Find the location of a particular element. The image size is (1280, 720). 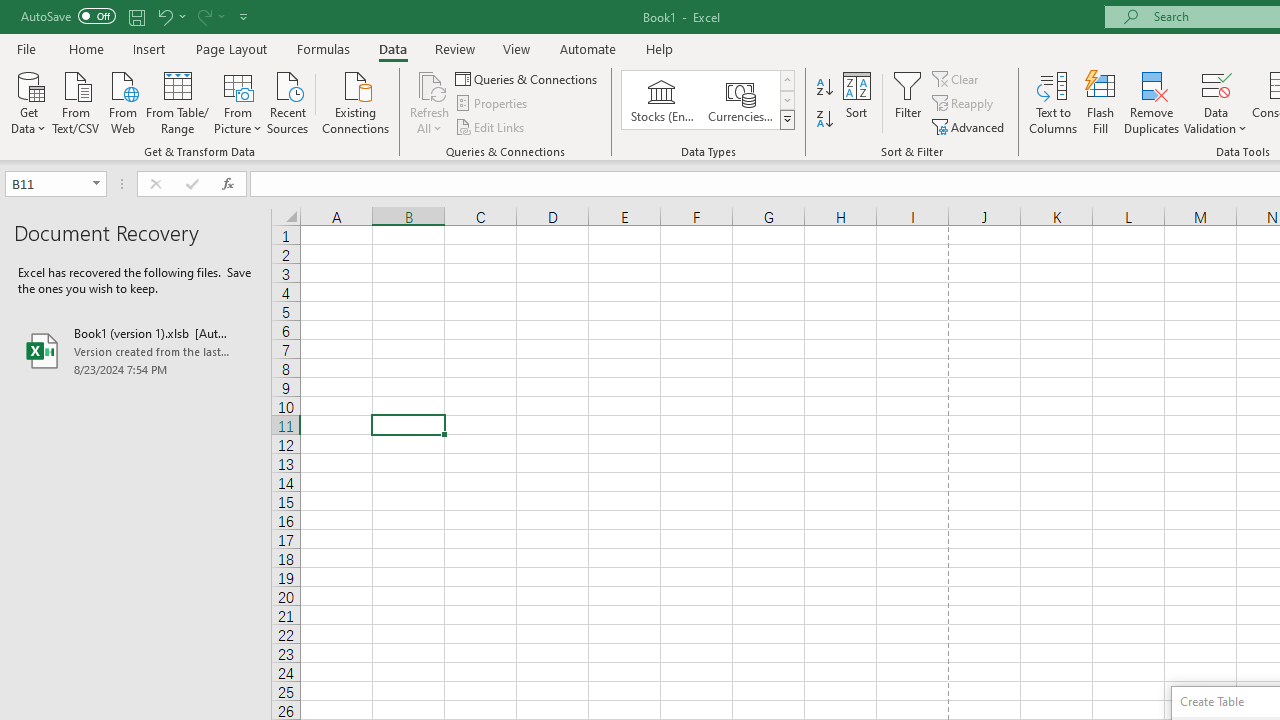

'Clear' is located at coordinates (956, 78).